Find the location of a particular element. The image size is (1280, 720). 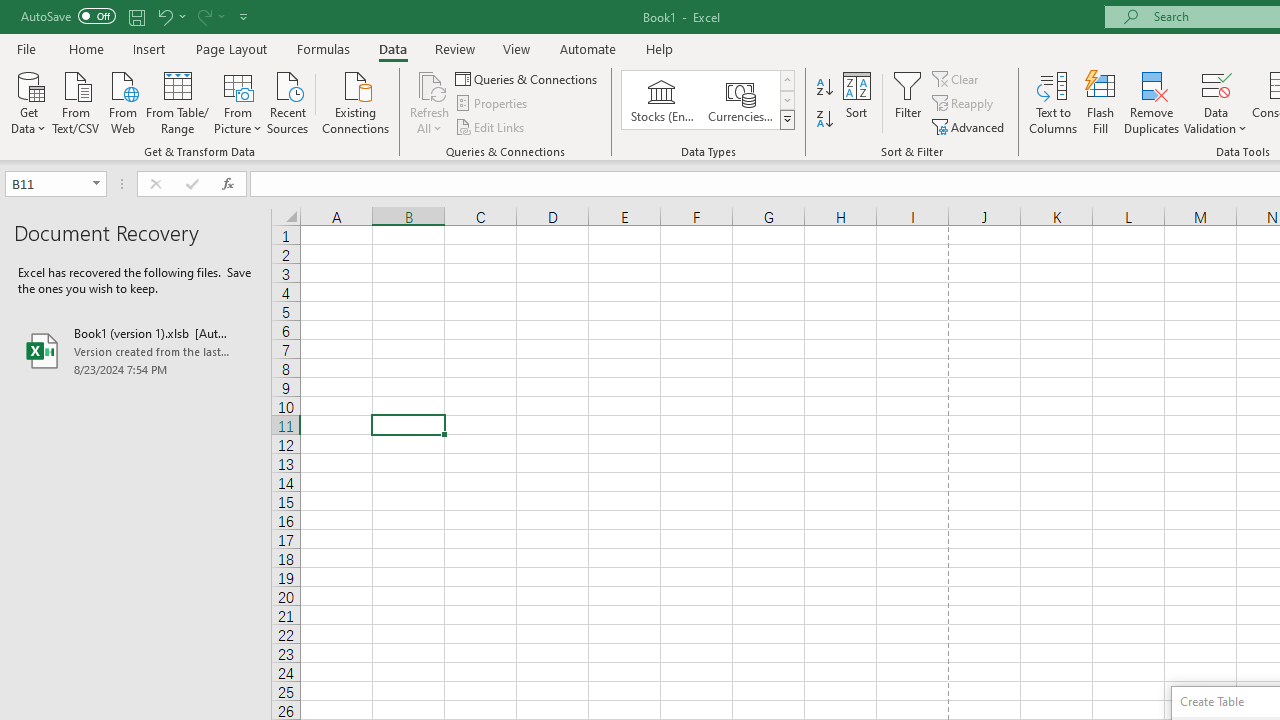

'Clear' is located at coordinates (956, 78).